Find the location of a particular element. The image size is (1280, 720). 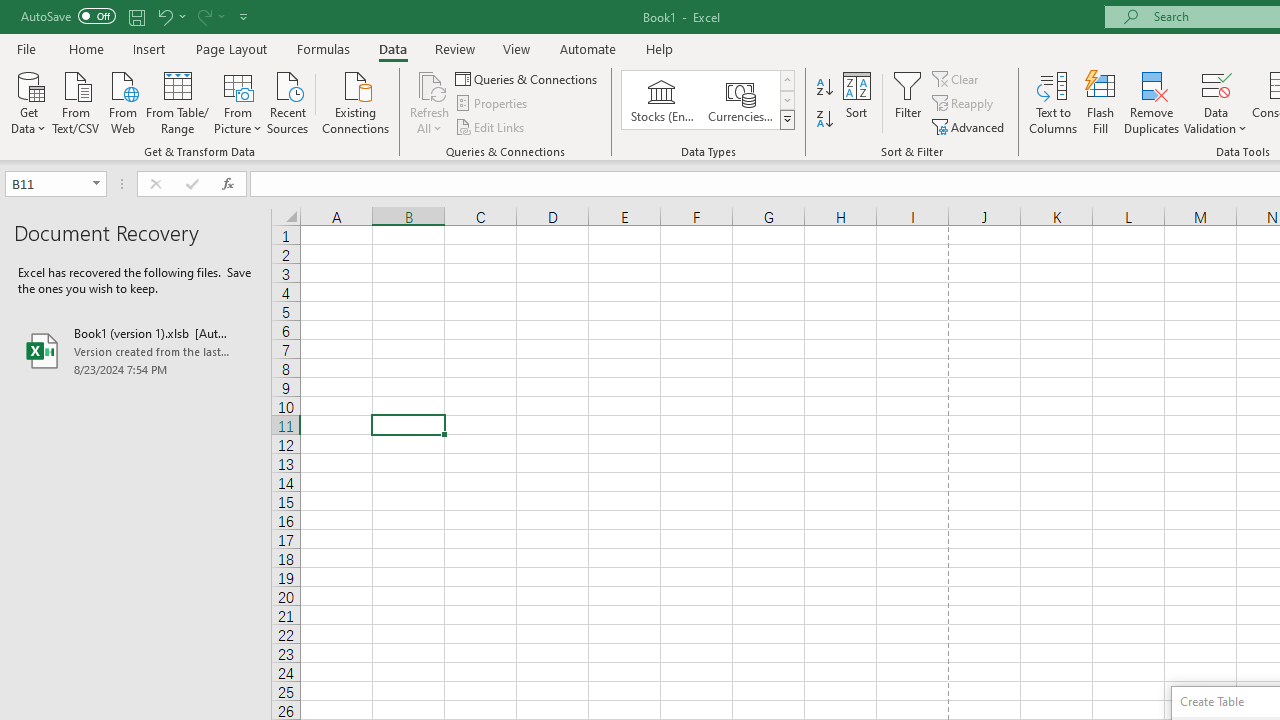

'Clear' is located at coordinates (956, 78).